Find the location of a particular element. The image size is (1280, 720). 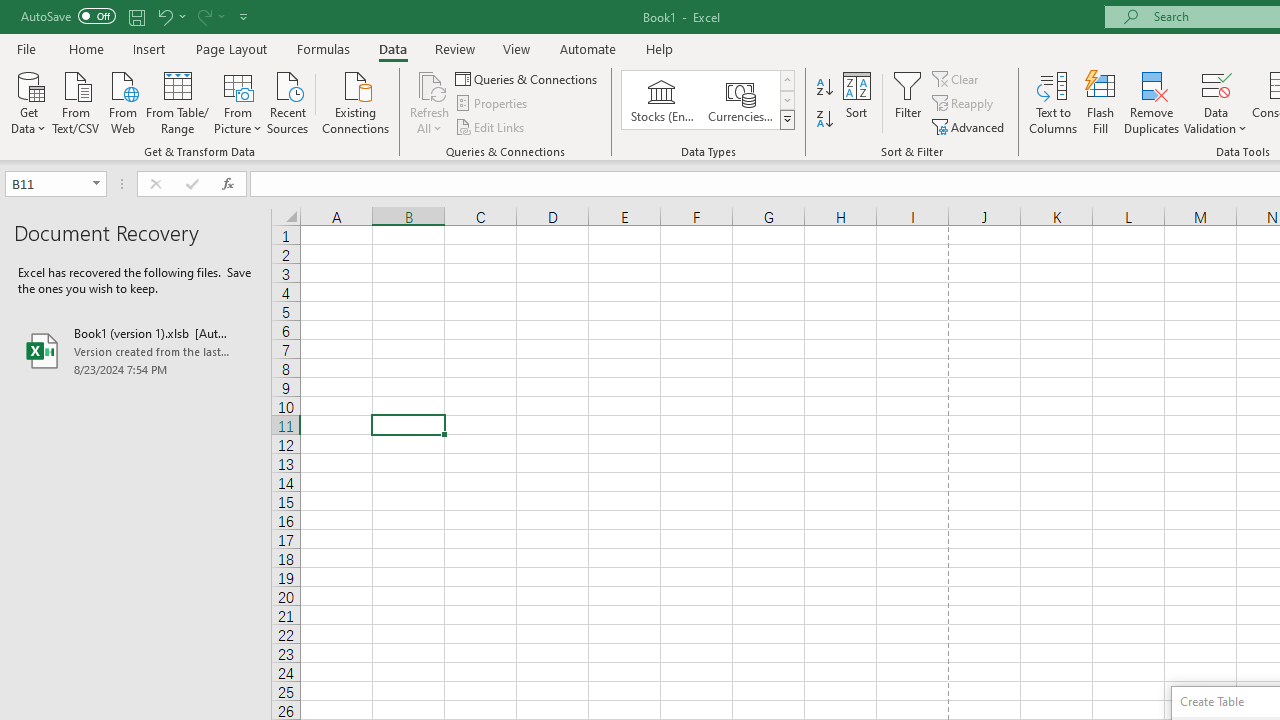

'Clear' is located at coordinates (956, 78).